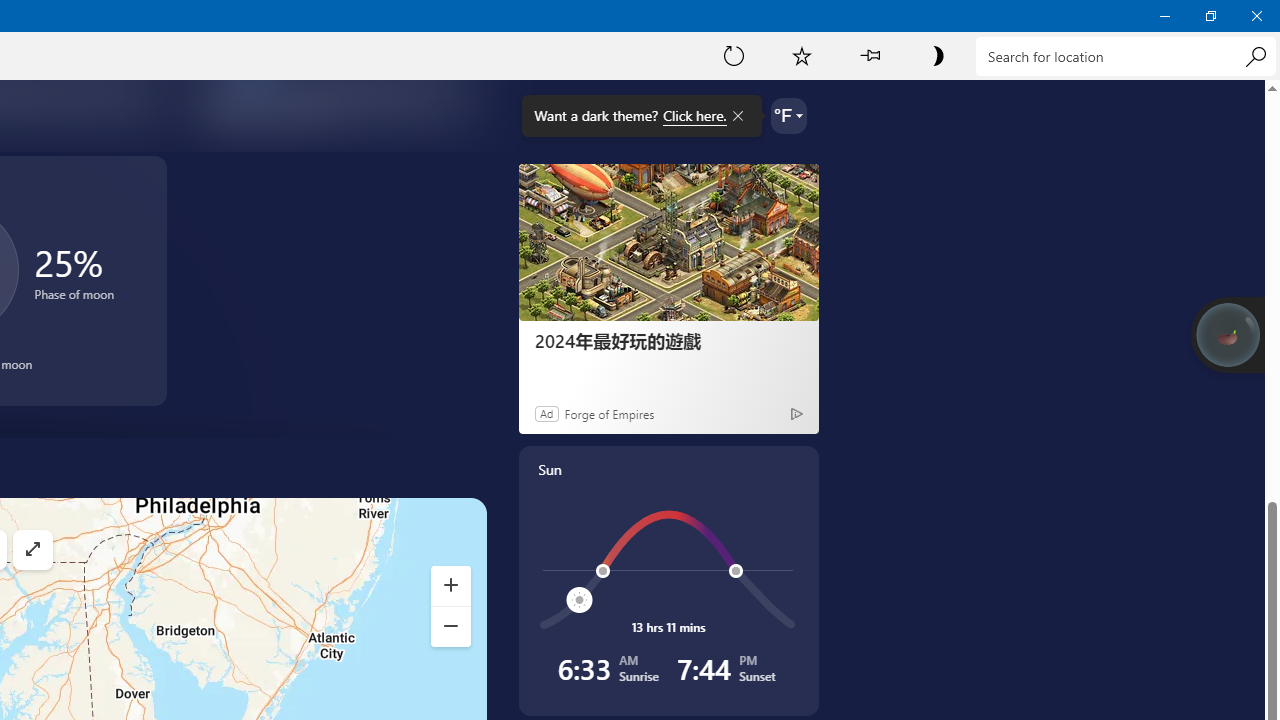 Image resolution: width=1280 pixels, height=720 pixels. Describe the element at coordinates (869, 54) in the screenshot. I see `'Pin'` at that location.